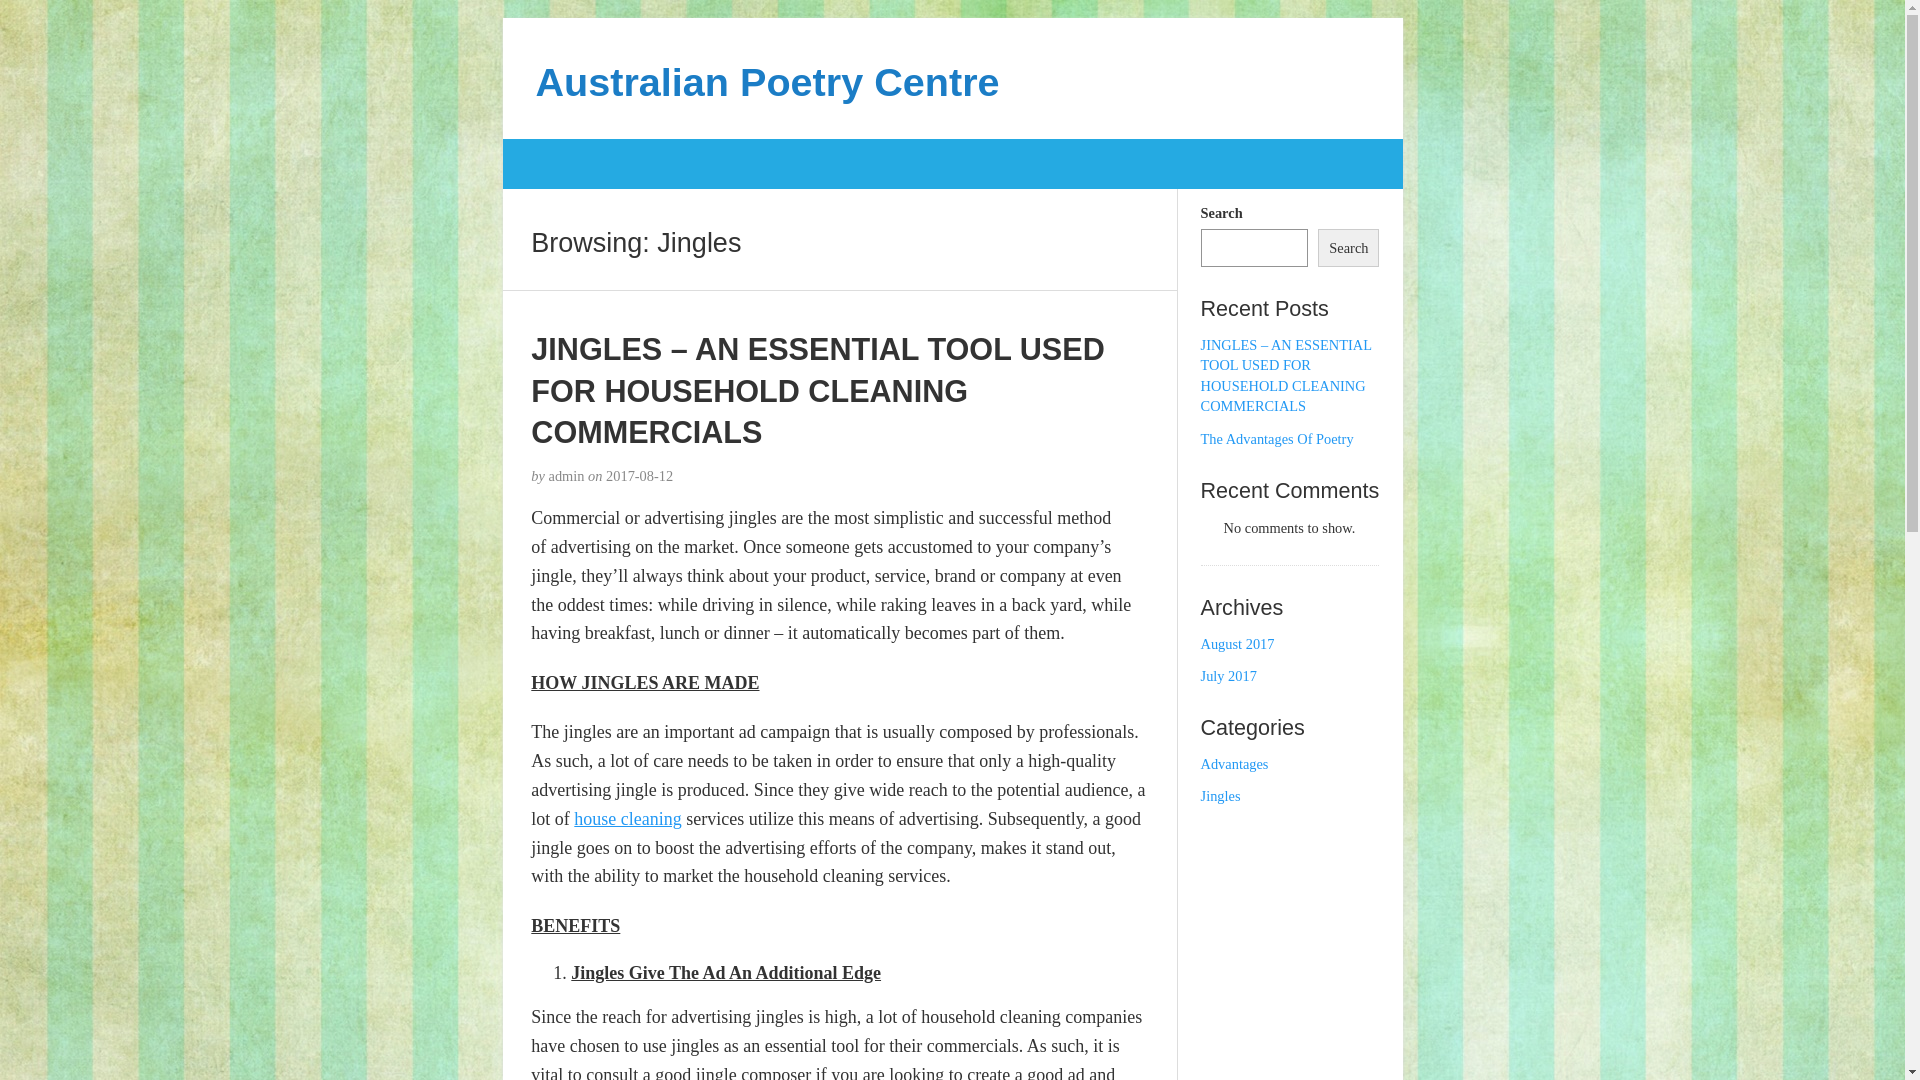 This screenshot has height=1080, width=1920. Describe the element at coordinates (1237, 644) in the screenshot. I see `'August 2017'` at that location.